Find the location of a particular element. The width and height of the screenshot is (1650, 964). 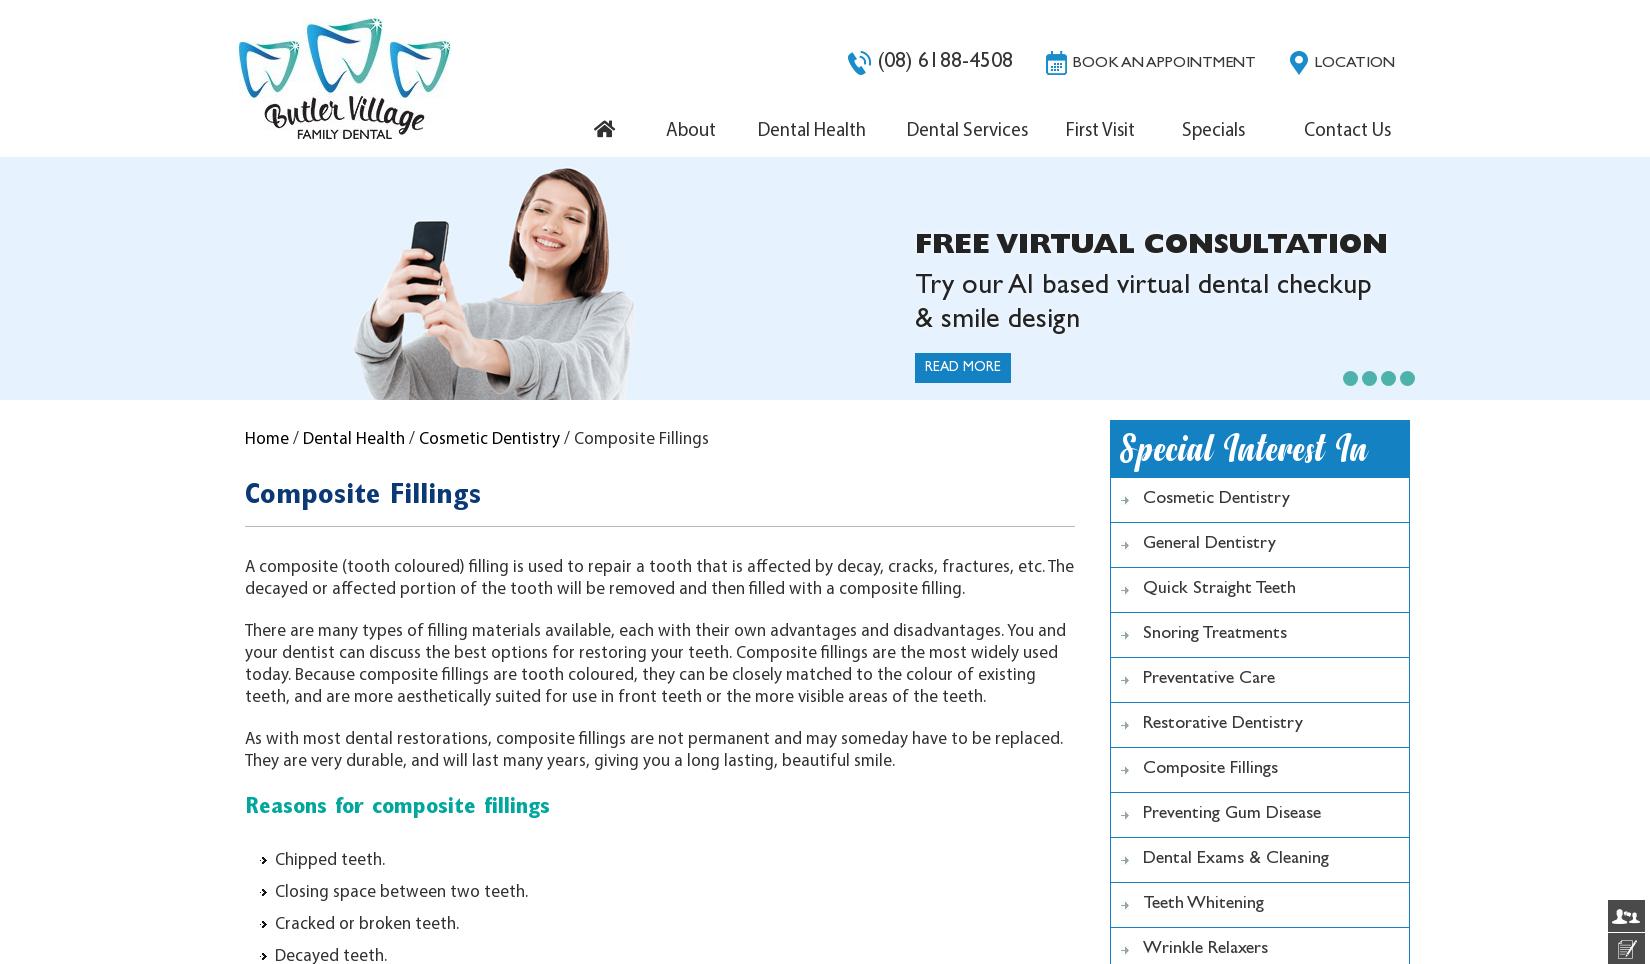

'Teeth Whitening' is located at coordinates (1203, 904).